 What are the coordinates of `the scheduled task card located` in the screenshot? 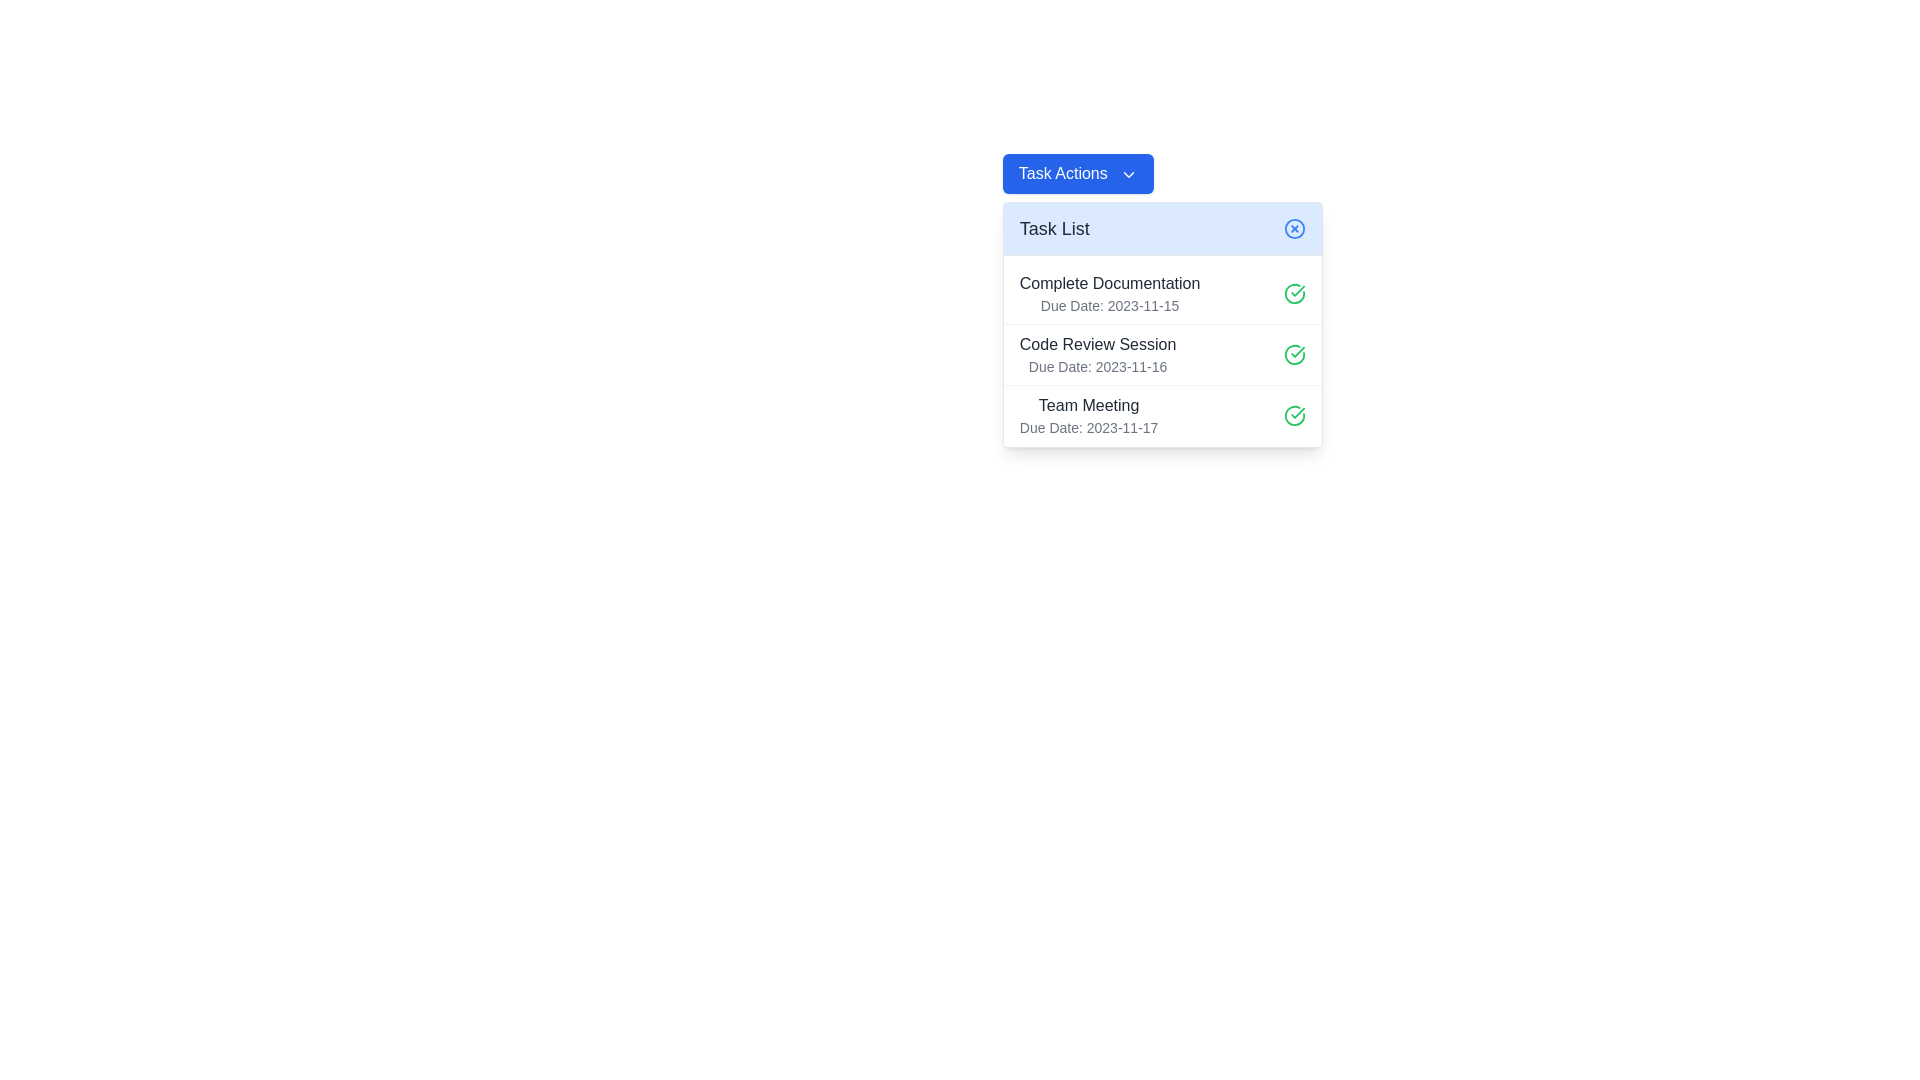 It's located at (1162, 353).